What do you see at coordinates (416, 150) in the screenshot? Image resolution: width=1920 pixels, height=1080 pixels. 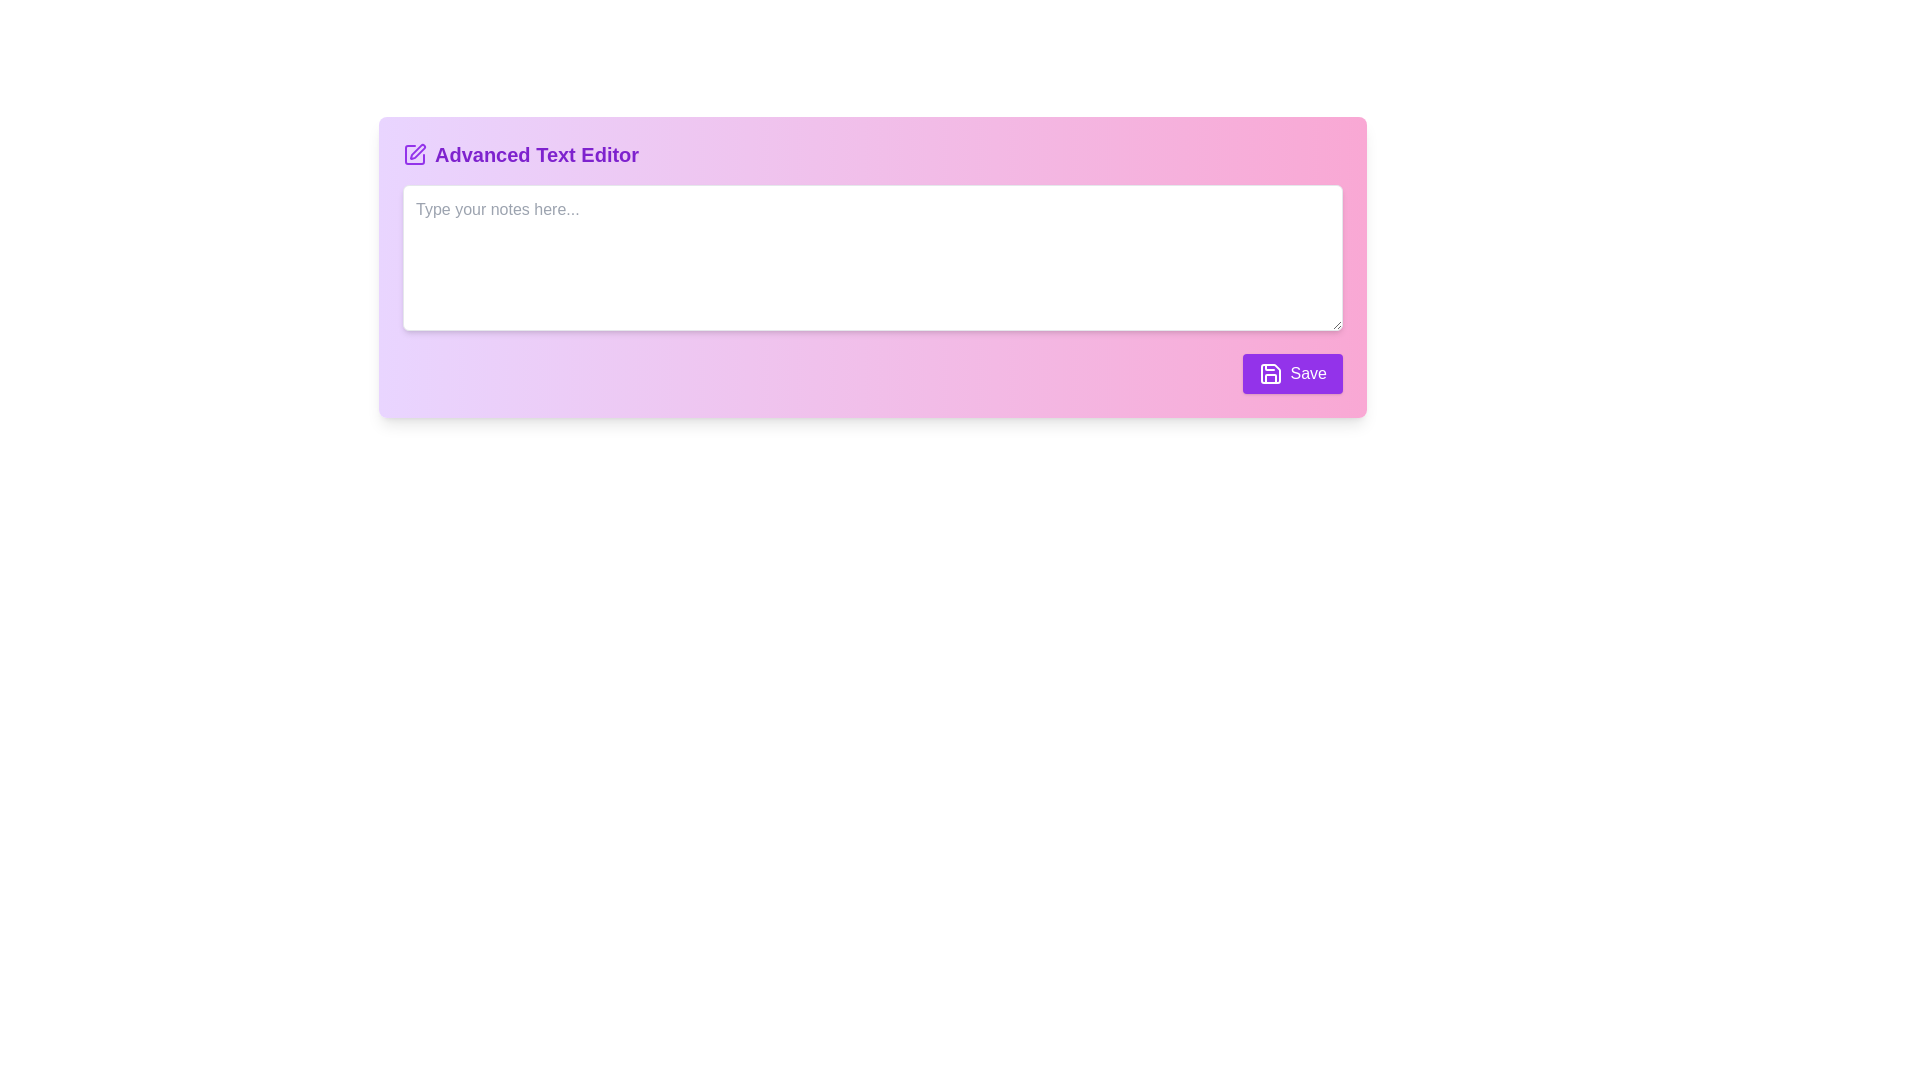 I see `the pen-shaped icon with a monochromatic purple styling, which is part of the graphical interface above the 'Advanced Text Editor' label` at bounding box center [416, 150].